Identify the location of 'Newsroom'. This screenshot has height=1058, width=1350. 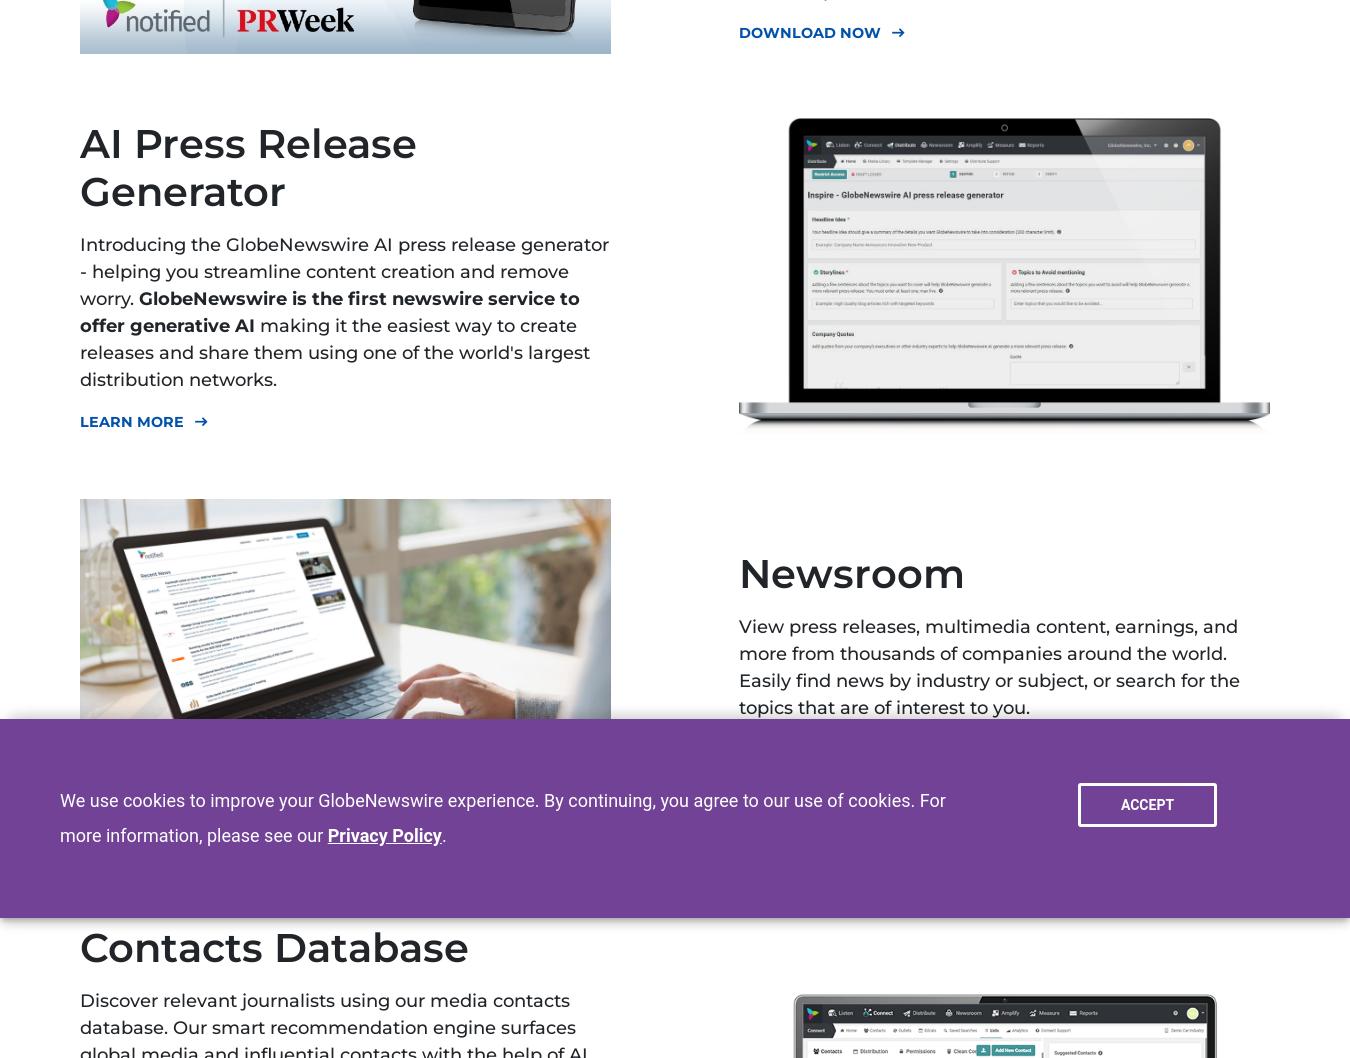
(737, 572).